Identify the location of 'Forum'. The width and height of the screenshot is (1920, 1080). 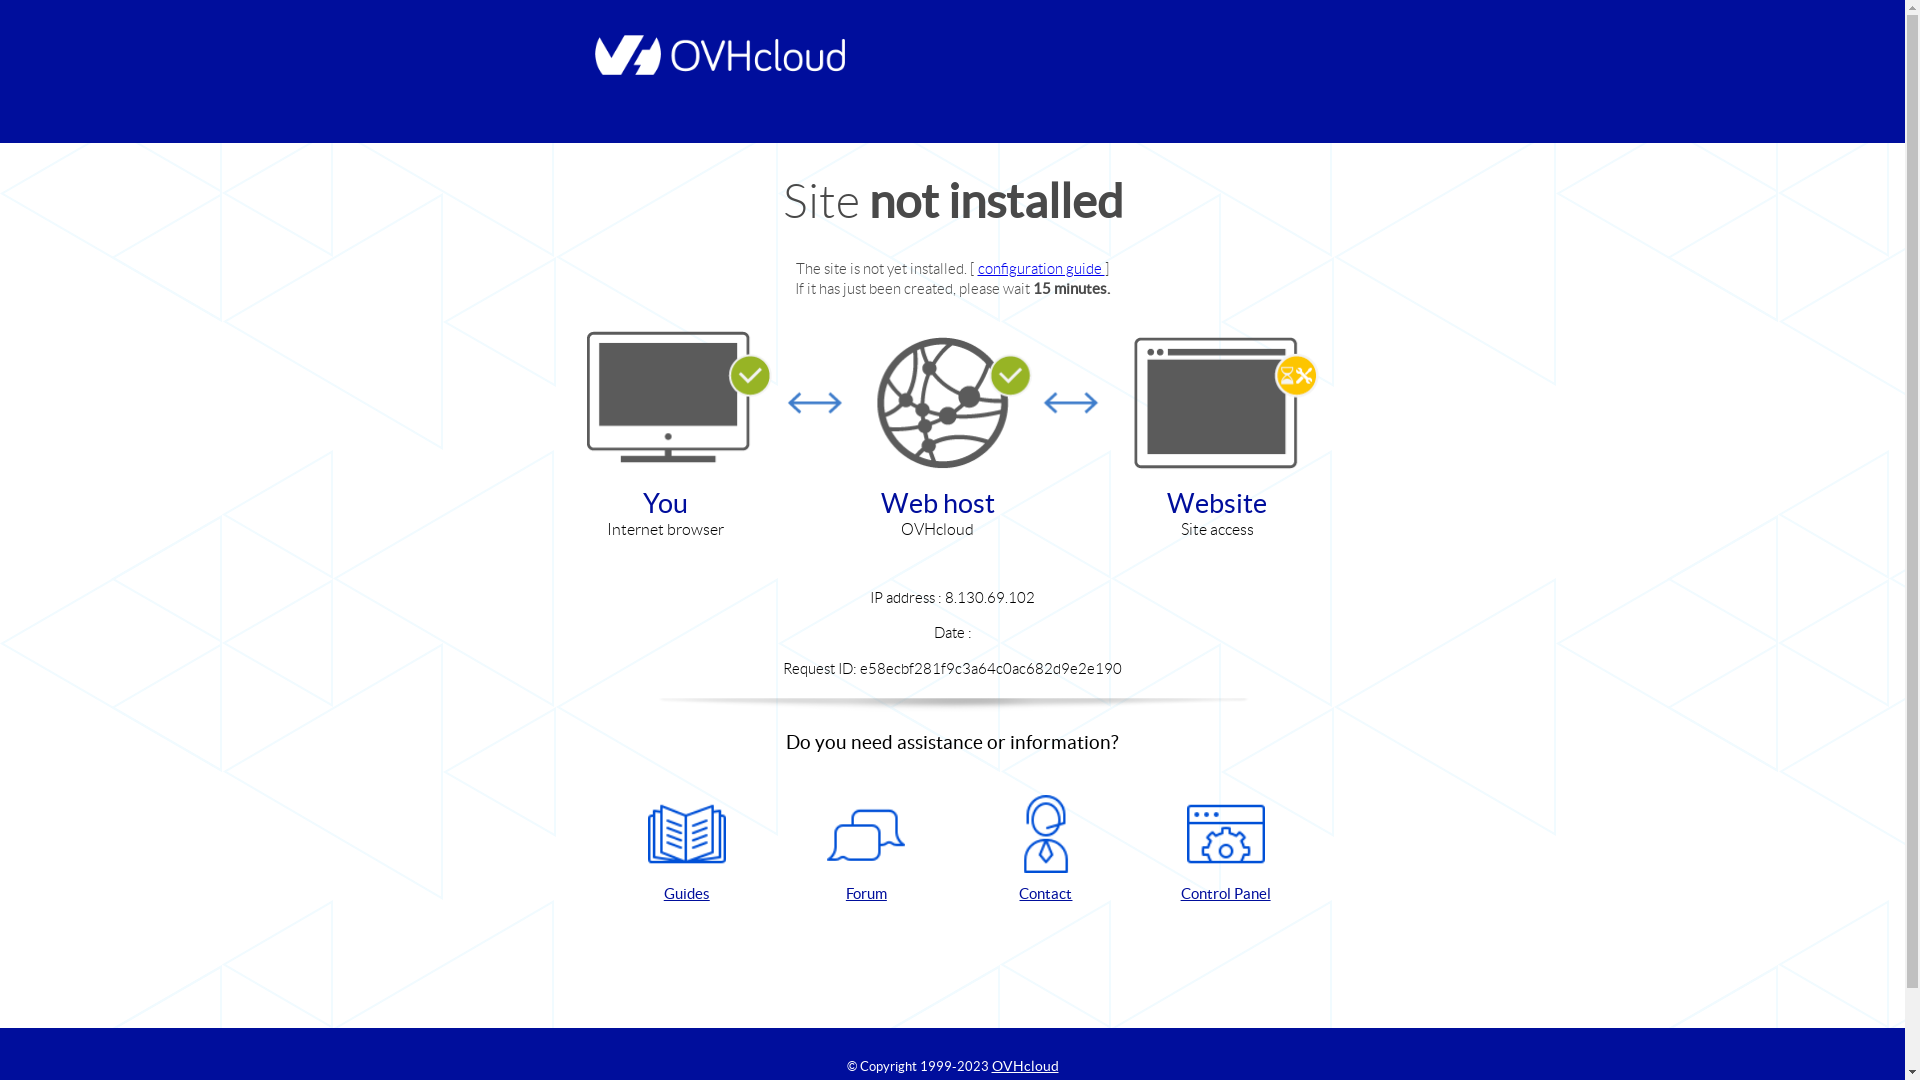
(865, 849).